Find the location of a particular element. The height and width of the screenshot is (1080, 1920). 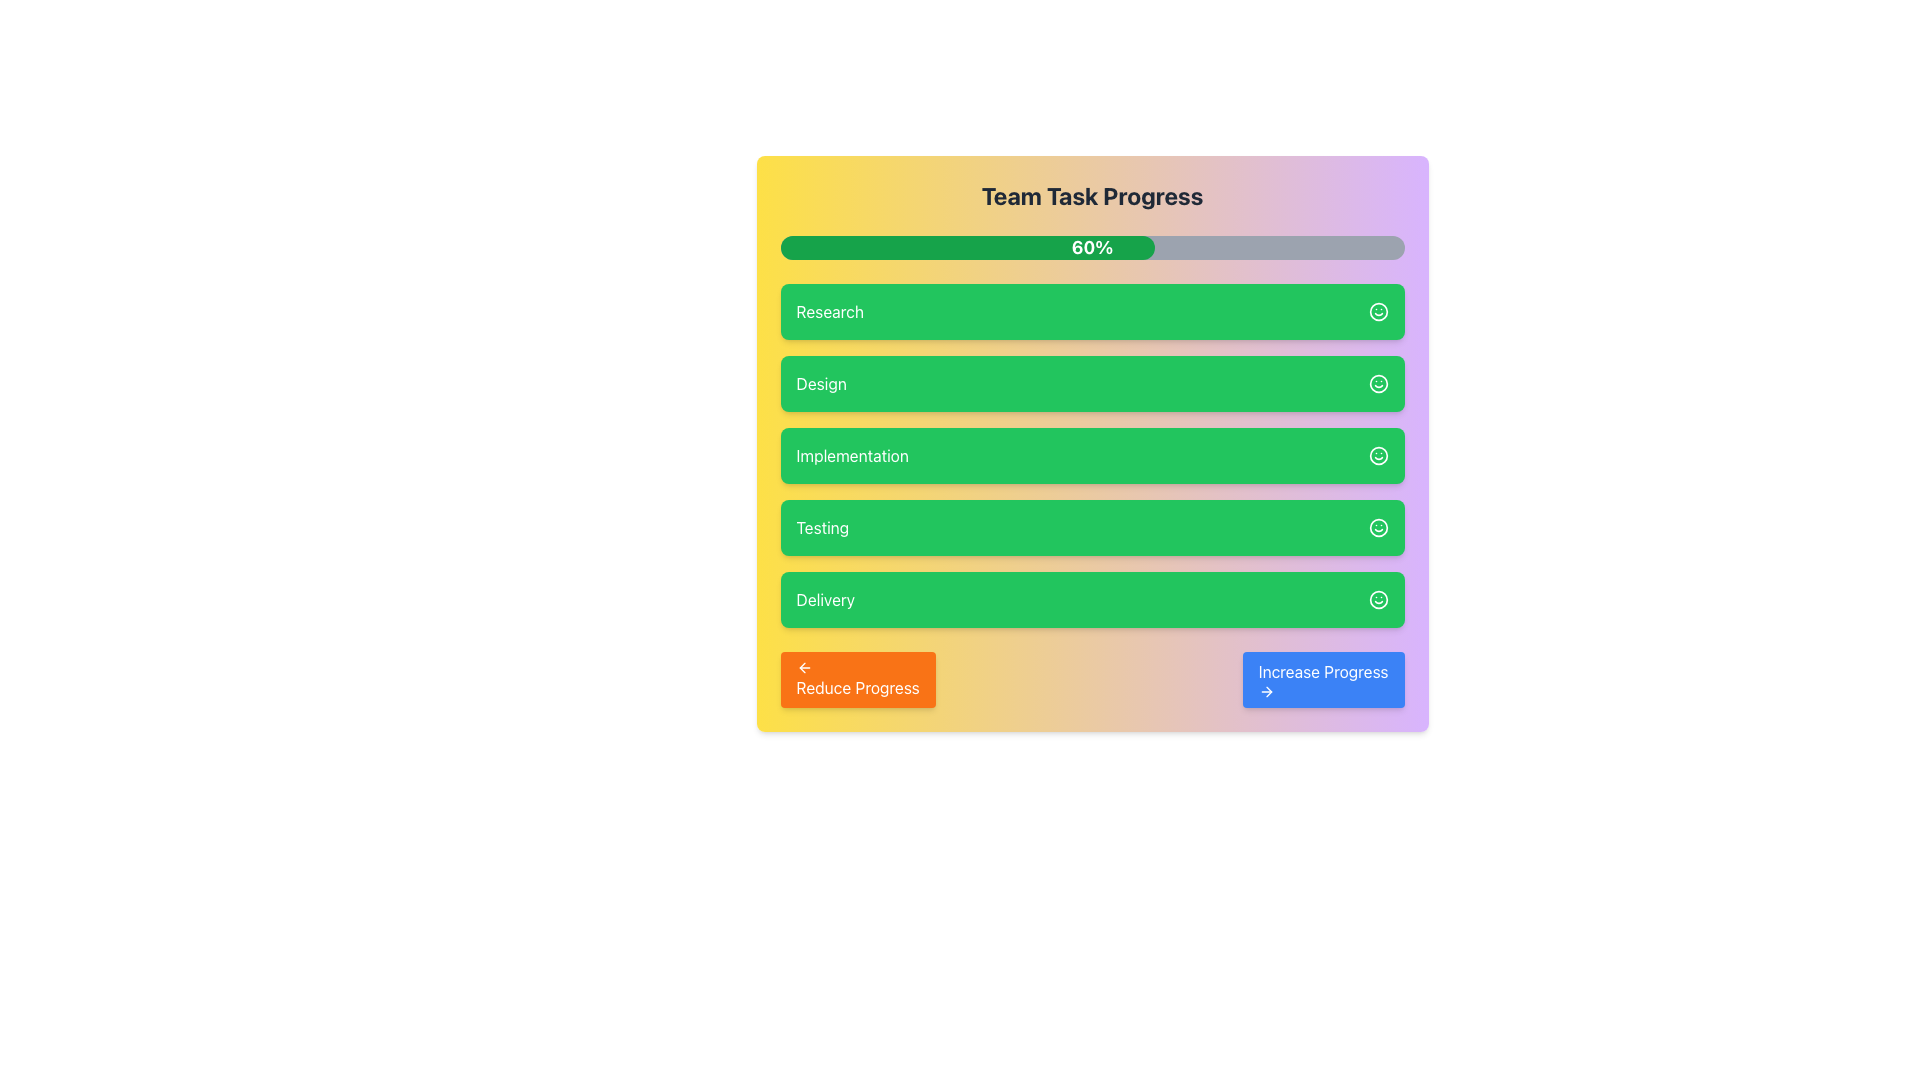

the green progress bar segment that spans 60% of the width of the gray rounded rectangle in the progress indicator located beneath the title 'Team Task Progress' is located at coordinates (967, 246).